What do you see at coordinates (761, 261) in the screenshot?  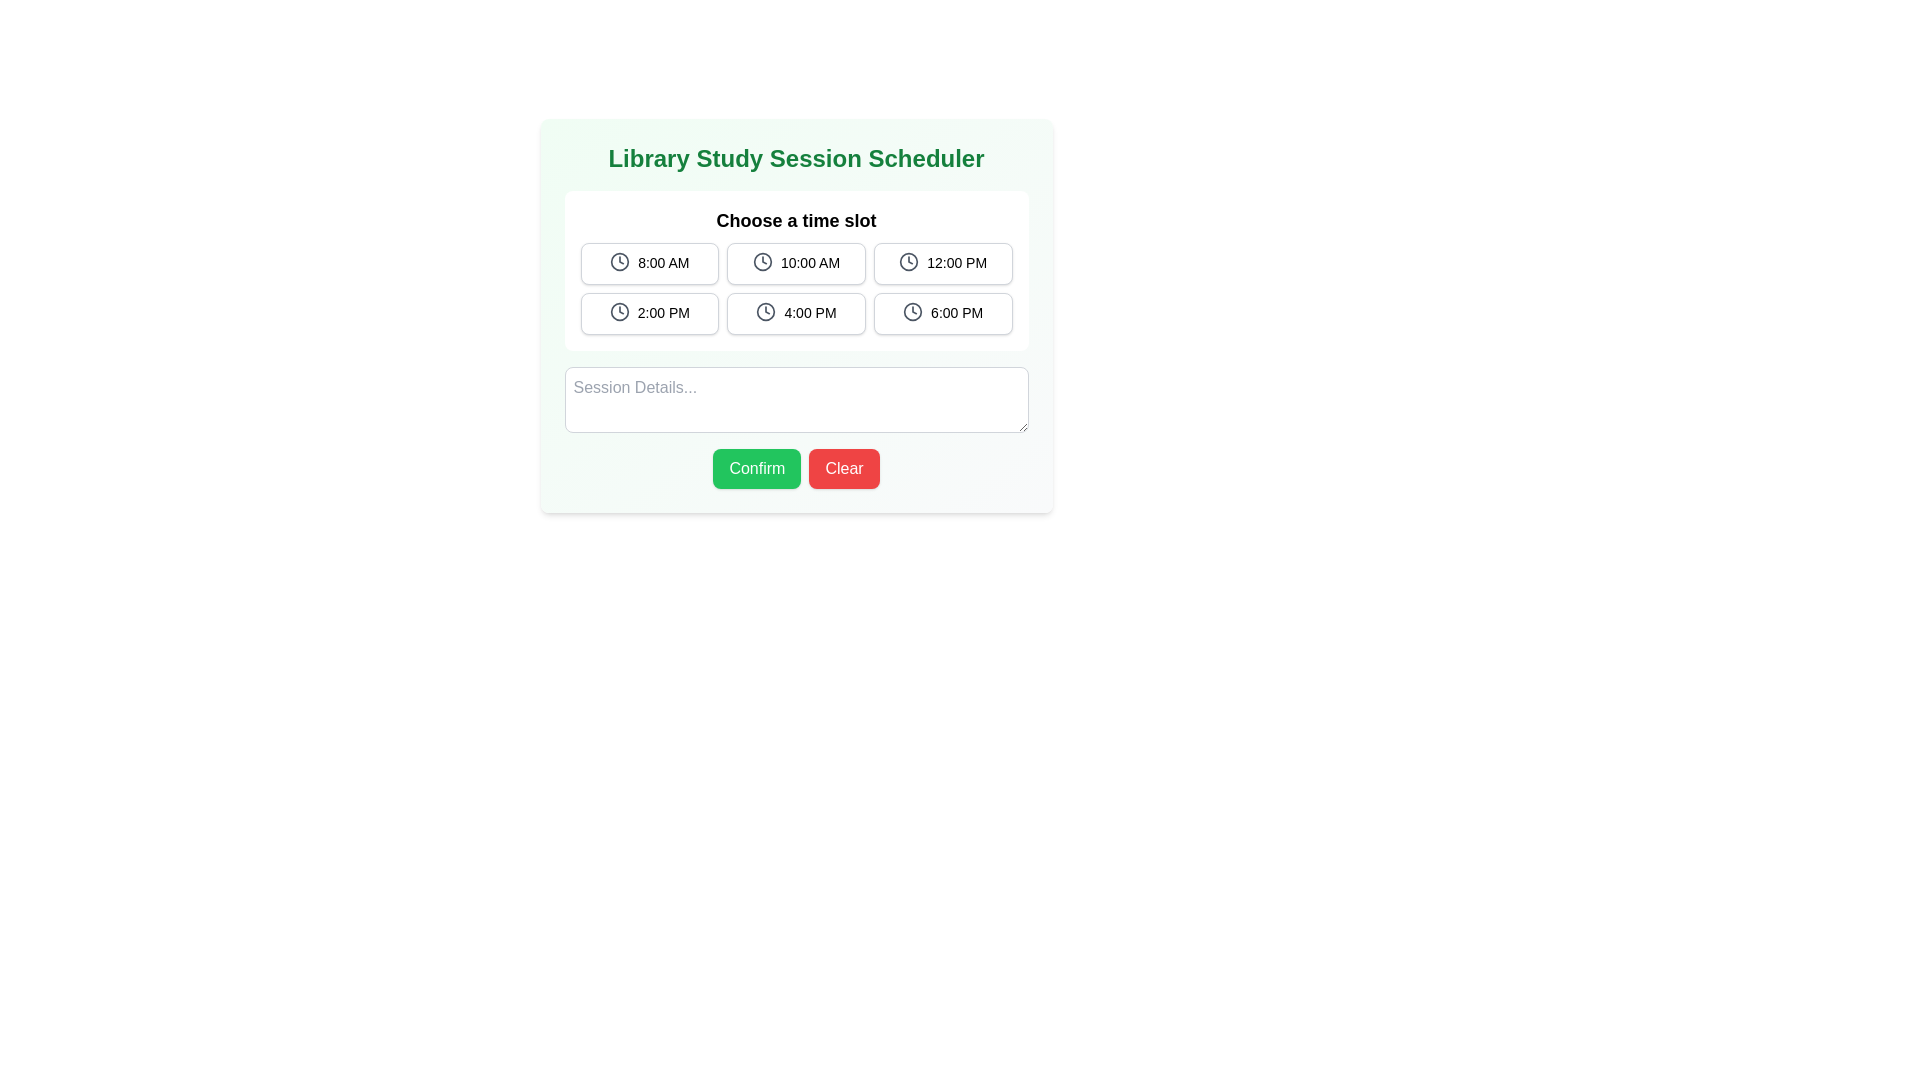 I see `the stroke-style circle within the SVG graphic that is part of the clock icon next to the '10:00 AM' time slot in the scheduler interface` at bounding box center [761, 261].